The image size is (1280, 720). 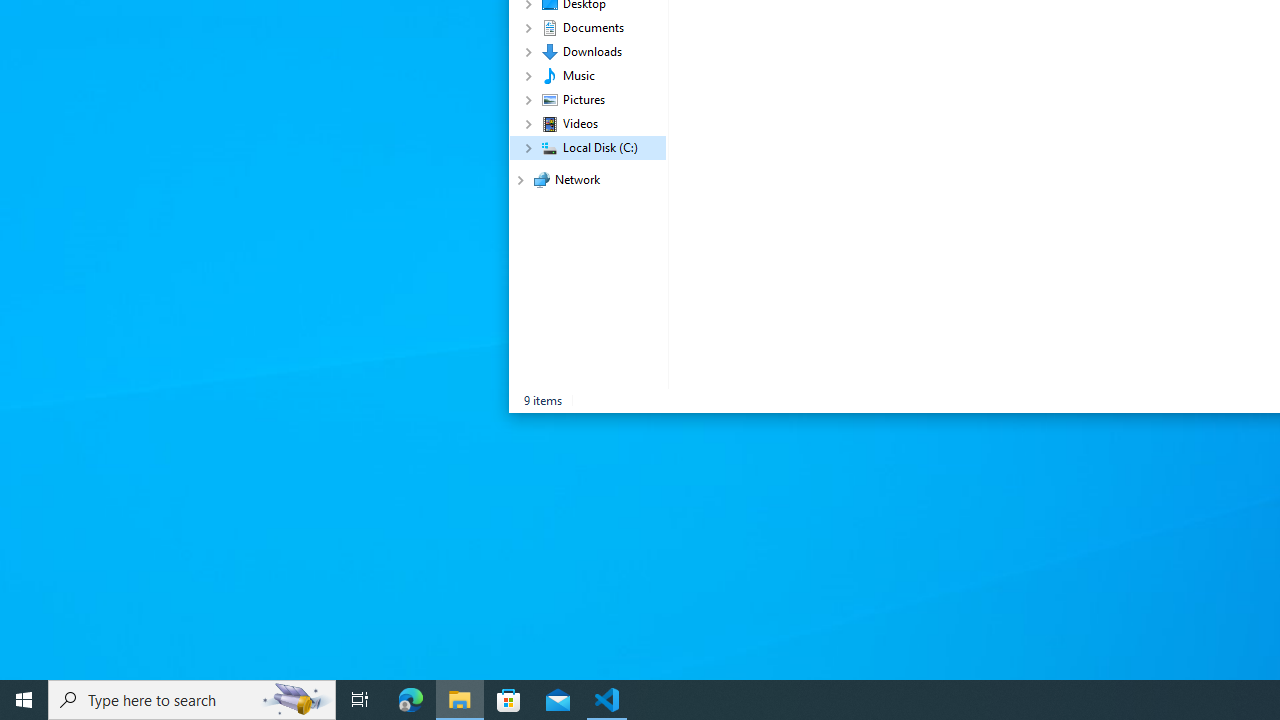 What do you see at coordinates (24, 698) in the screenshot?
I see `'Start'` at bounding box center [24, 698].